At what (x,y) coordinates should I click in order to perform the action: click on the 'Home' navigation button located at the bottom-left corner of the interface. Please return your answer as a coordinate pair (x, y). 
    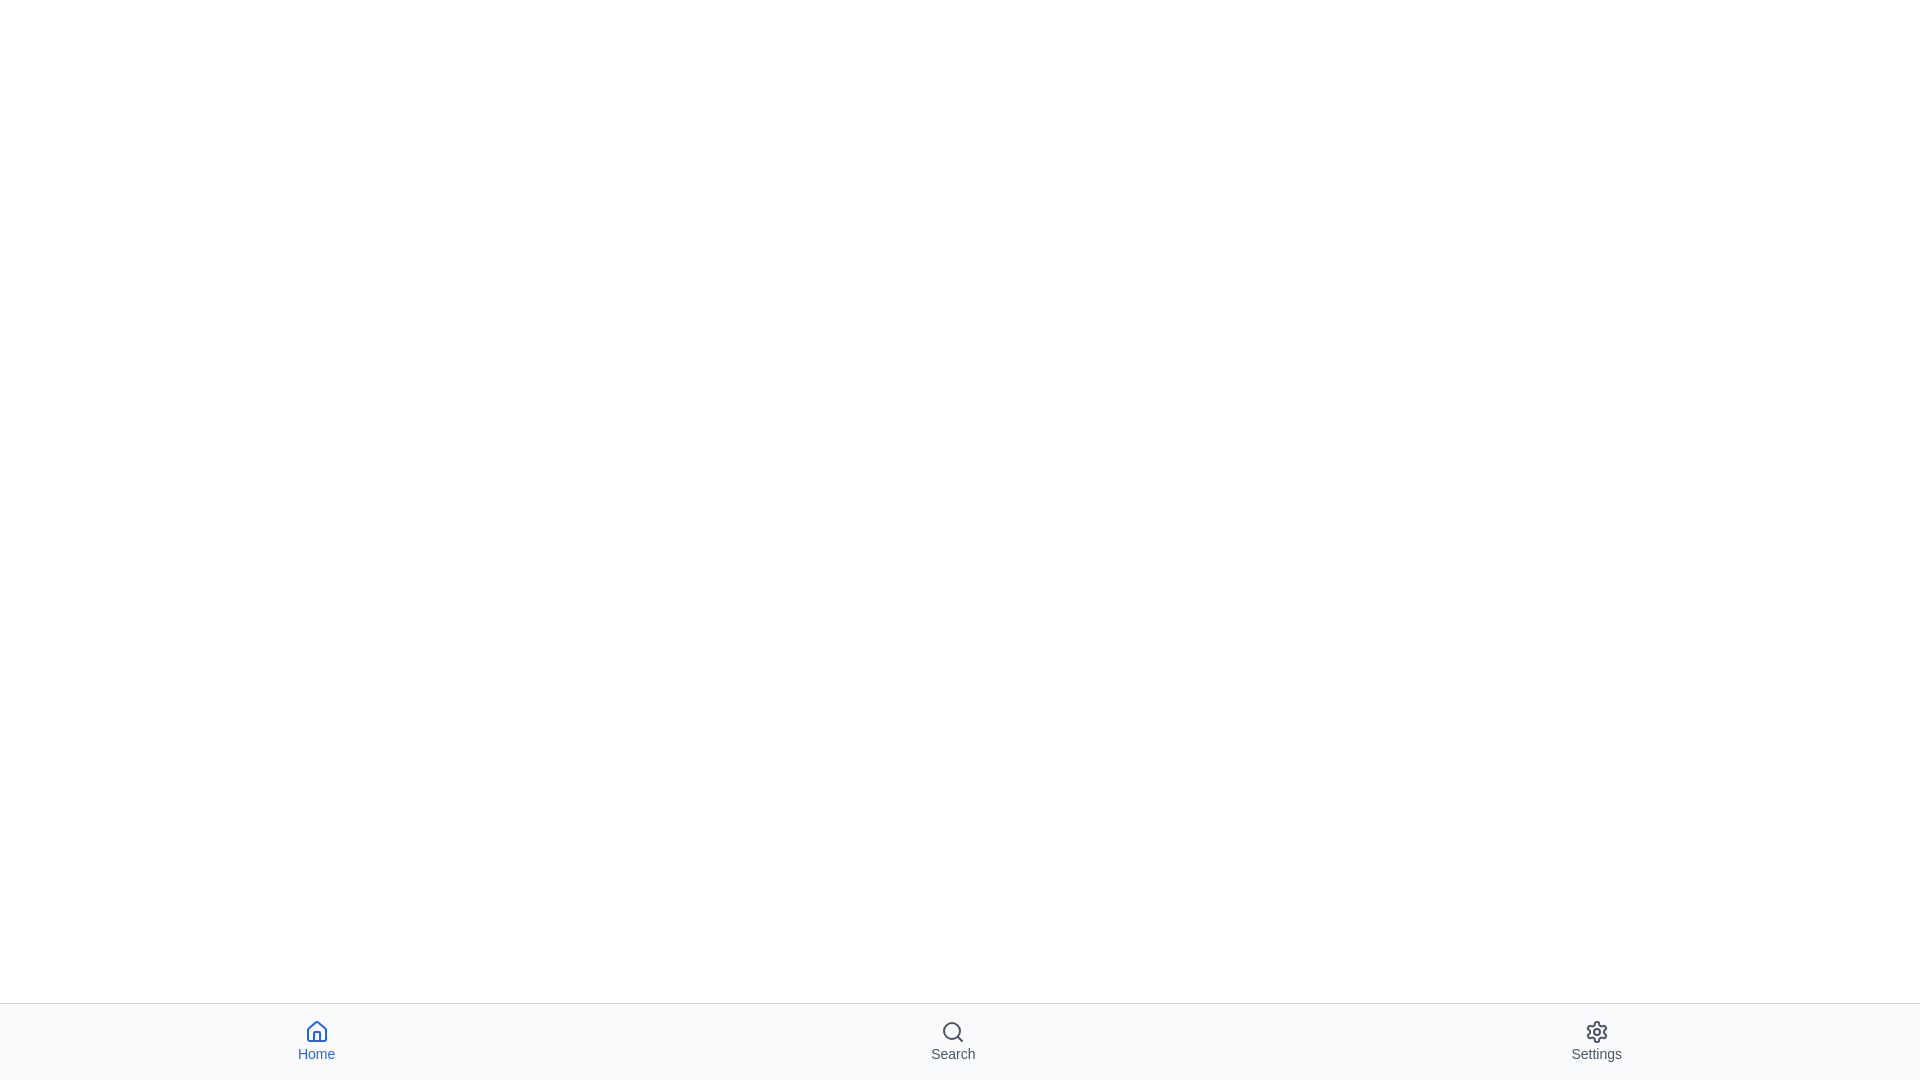
    Looking at the image, I should click on (315, 1040).